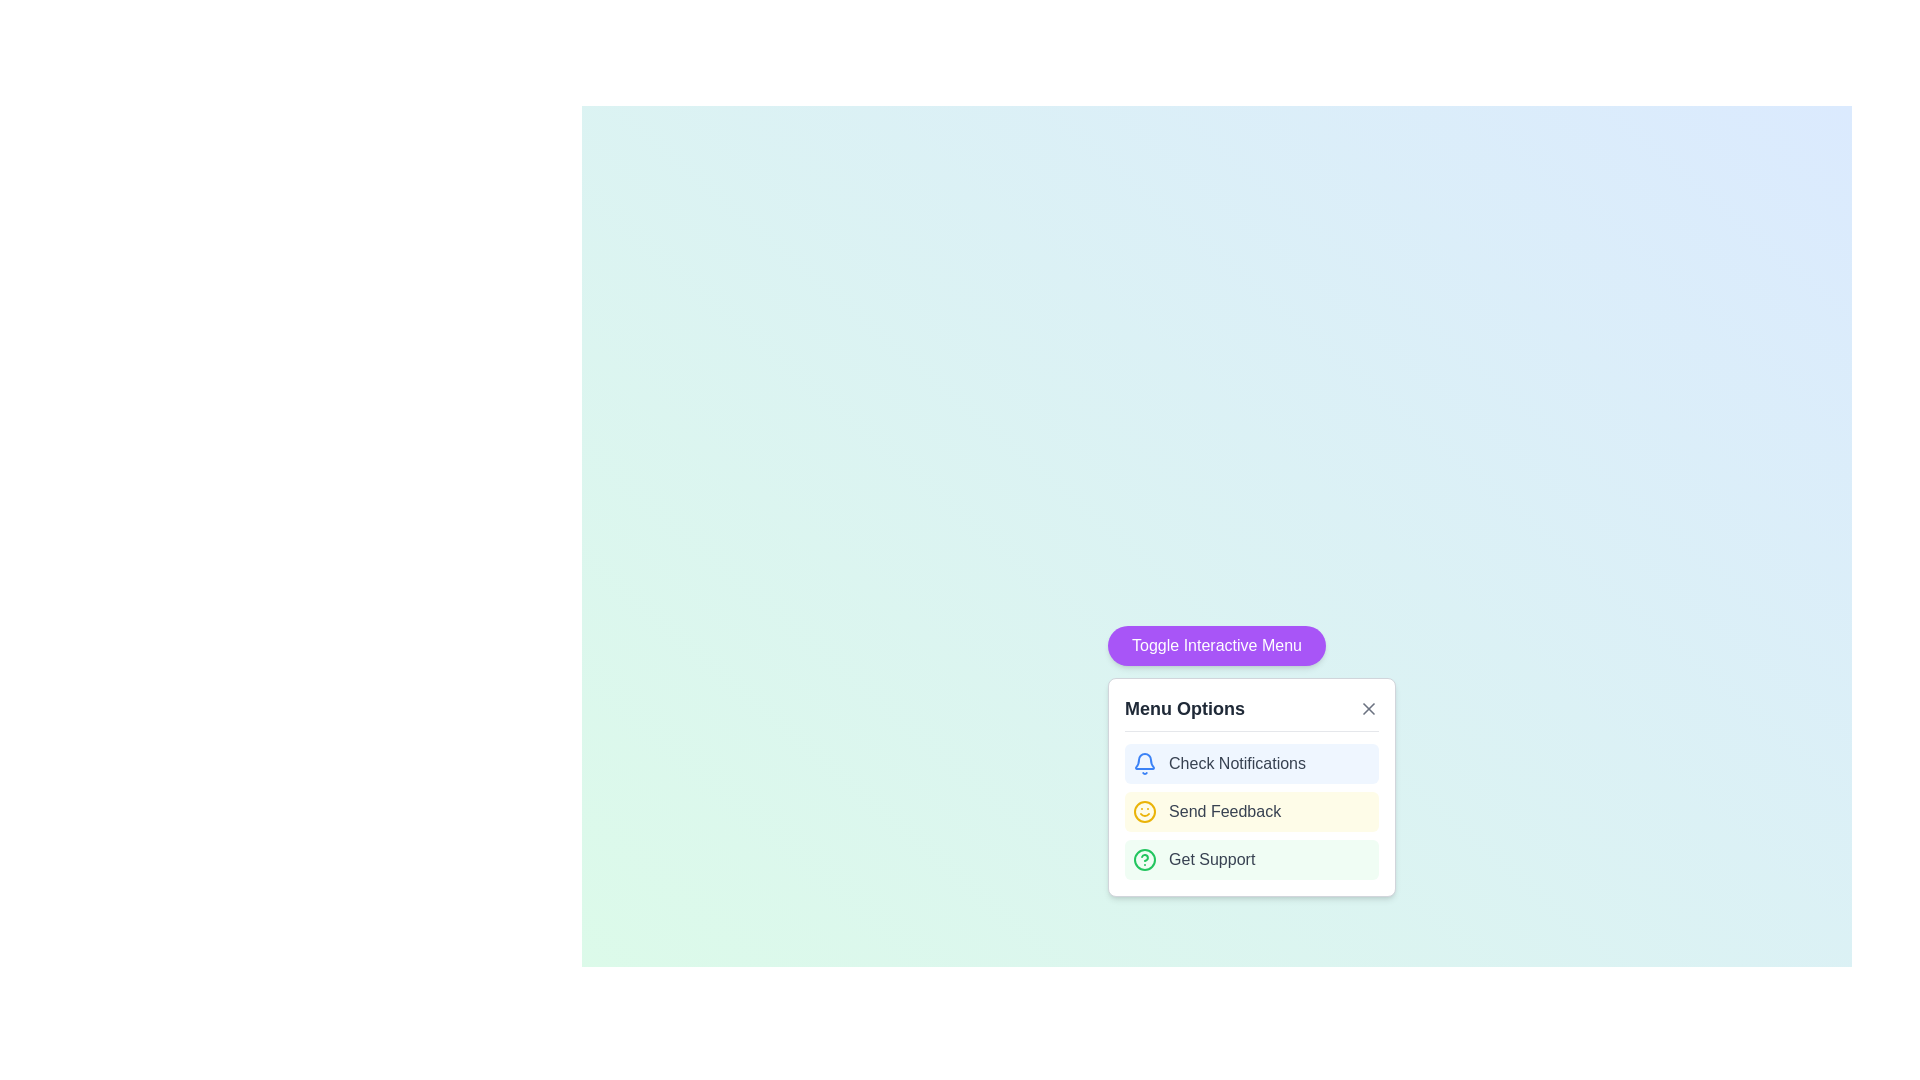 The image size is (1920, 1080). I want to click on the 'Check Notifications' text label, which is part of the first option in the vertical menu located below the 'Menu Options' heading and above the 'Send Feedback' option, so click(1236, 763).